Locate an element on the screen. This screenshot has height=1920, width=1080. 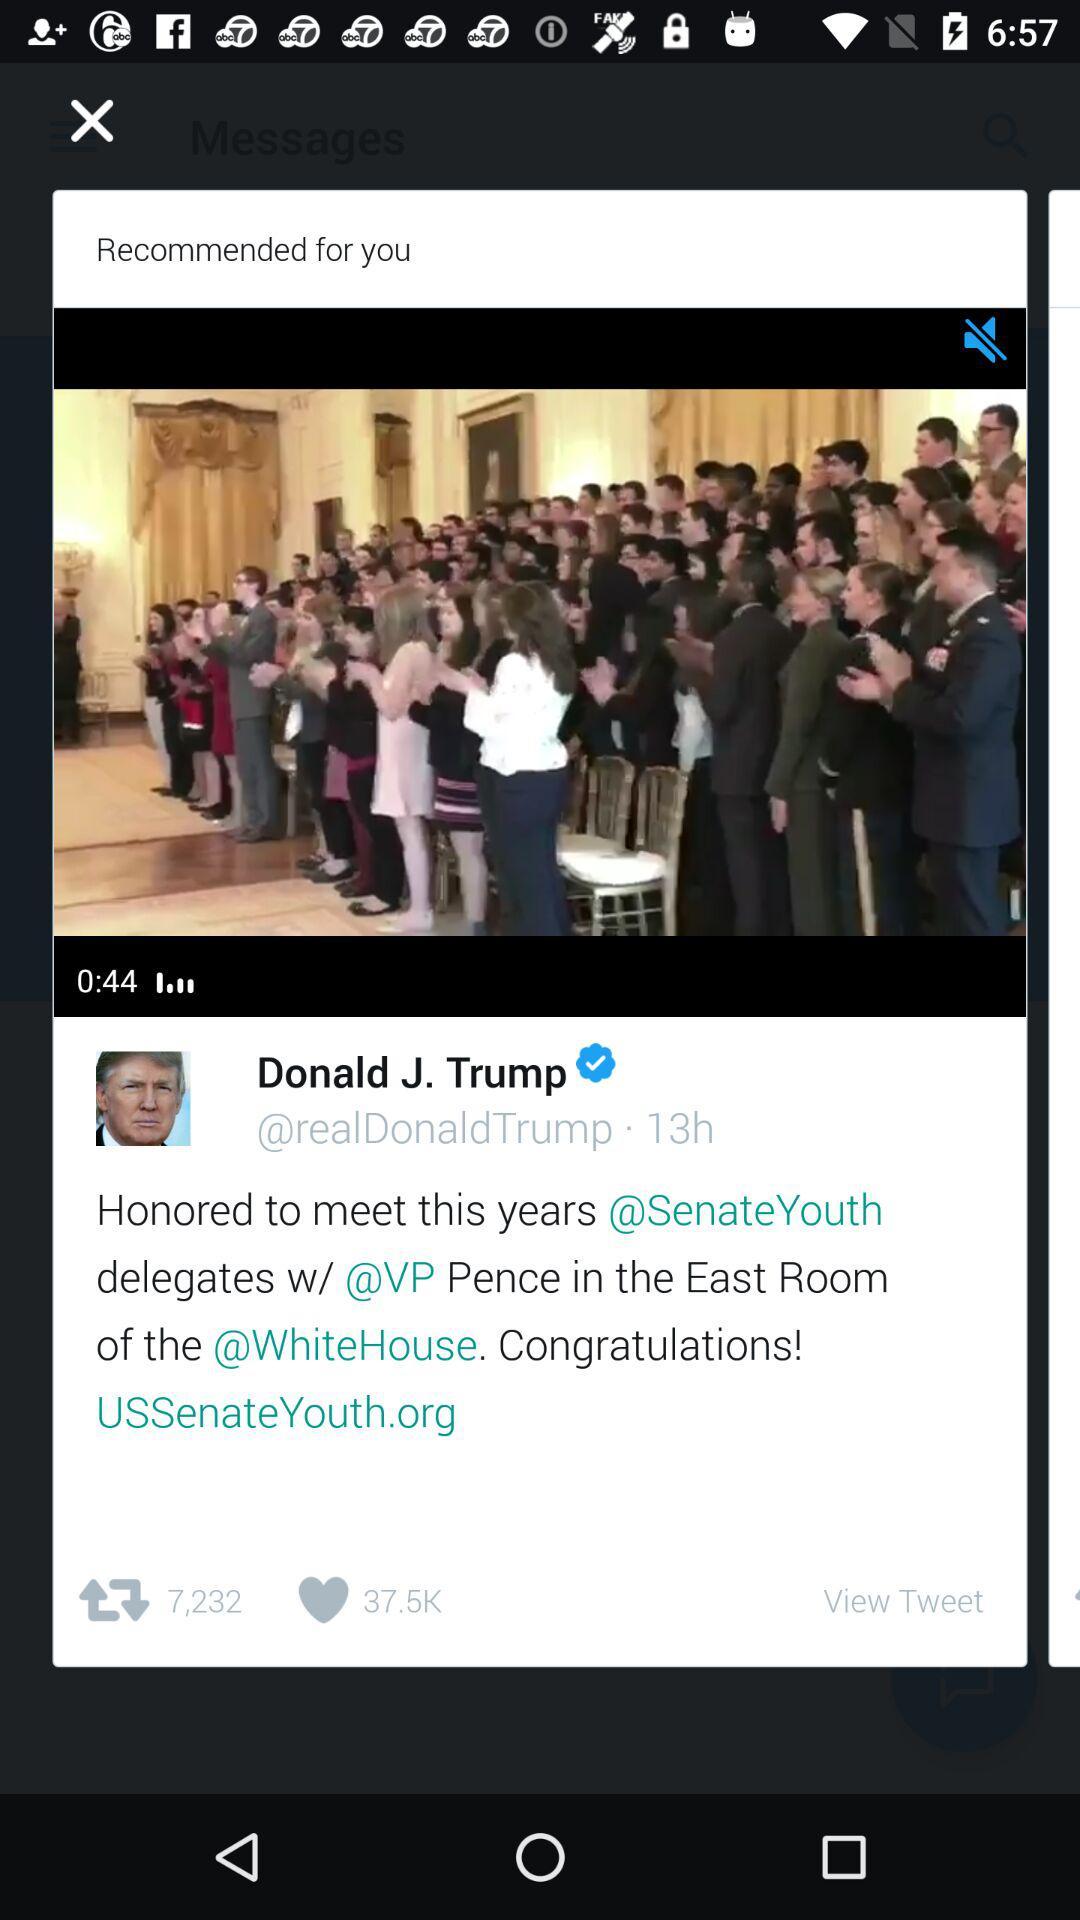
the close icon is located at coordinates (92, 119).